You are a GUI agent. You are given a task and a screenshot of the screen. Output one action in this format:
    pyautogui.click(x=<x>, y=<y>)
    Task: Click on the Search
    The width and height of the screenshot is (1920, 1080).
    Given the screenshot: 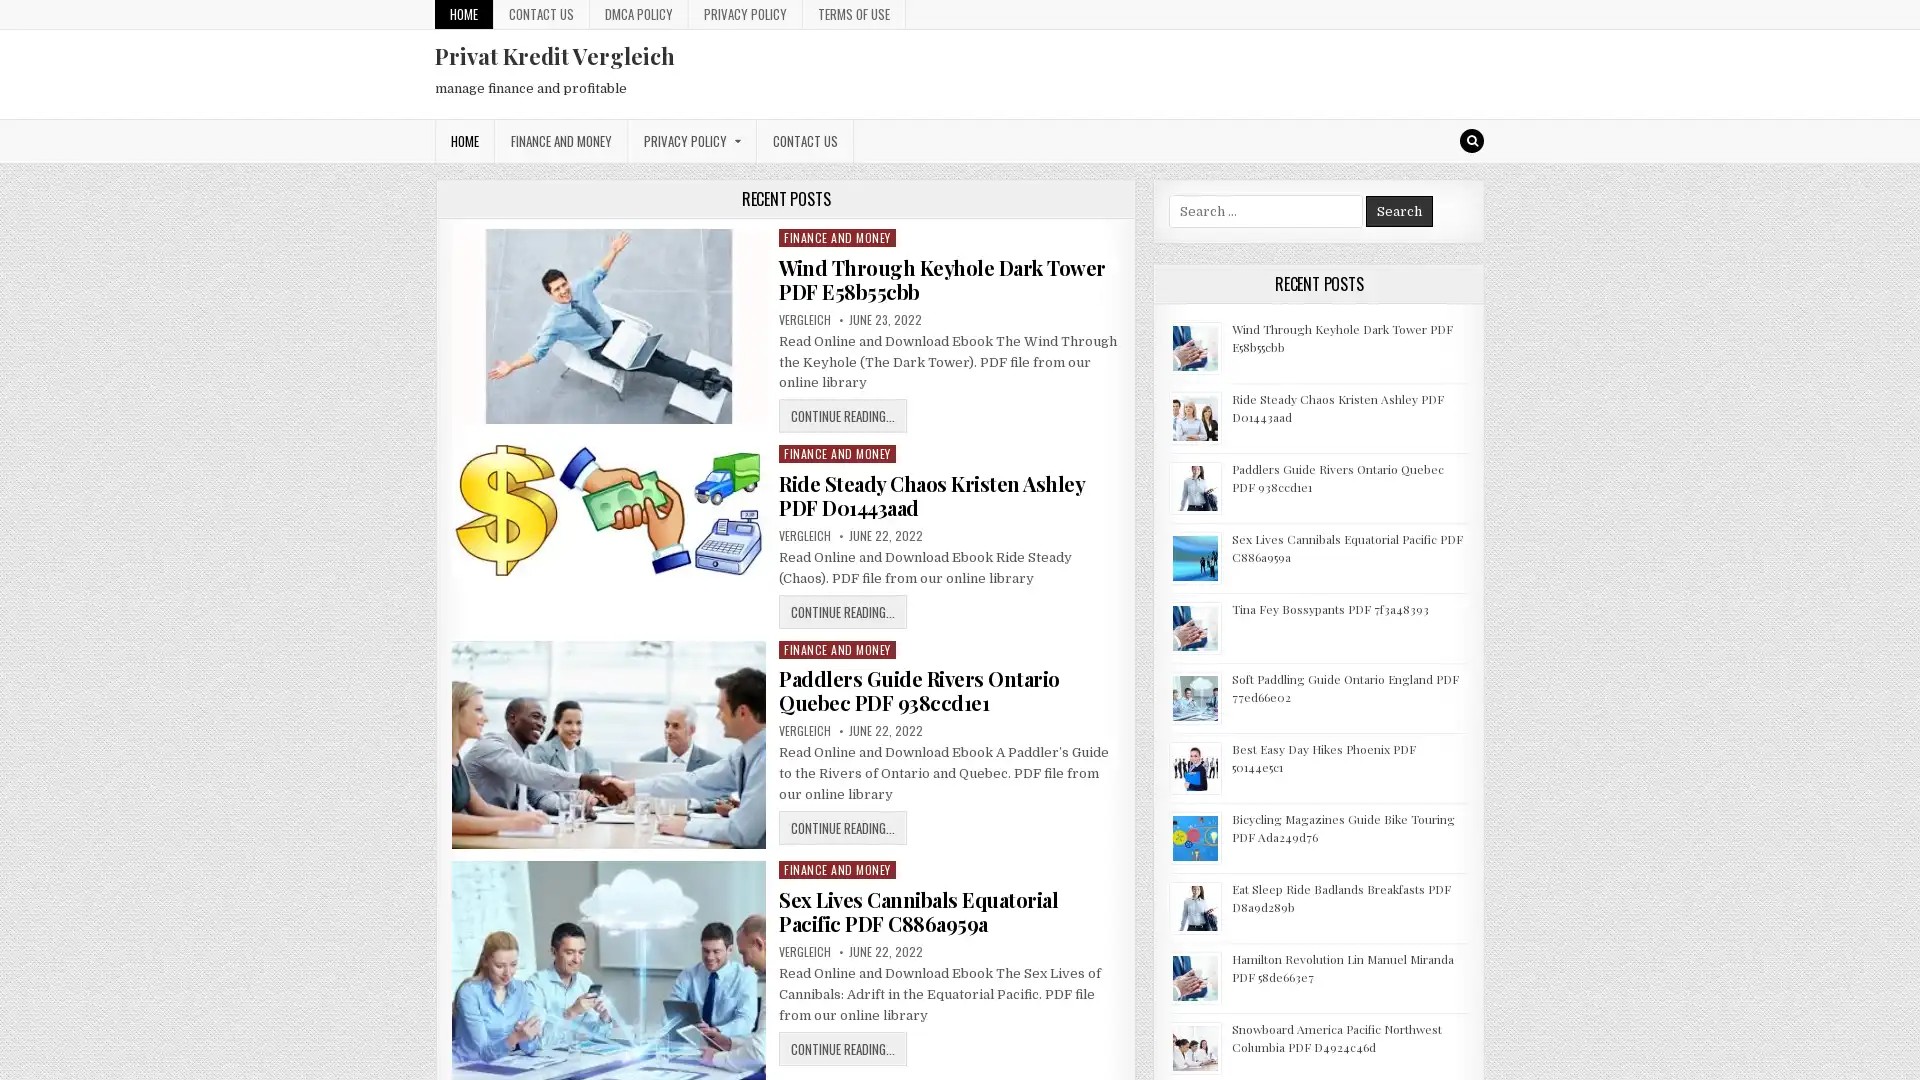 What is the action you would take?
    pyautogui.click(x=1398, y=211)
    